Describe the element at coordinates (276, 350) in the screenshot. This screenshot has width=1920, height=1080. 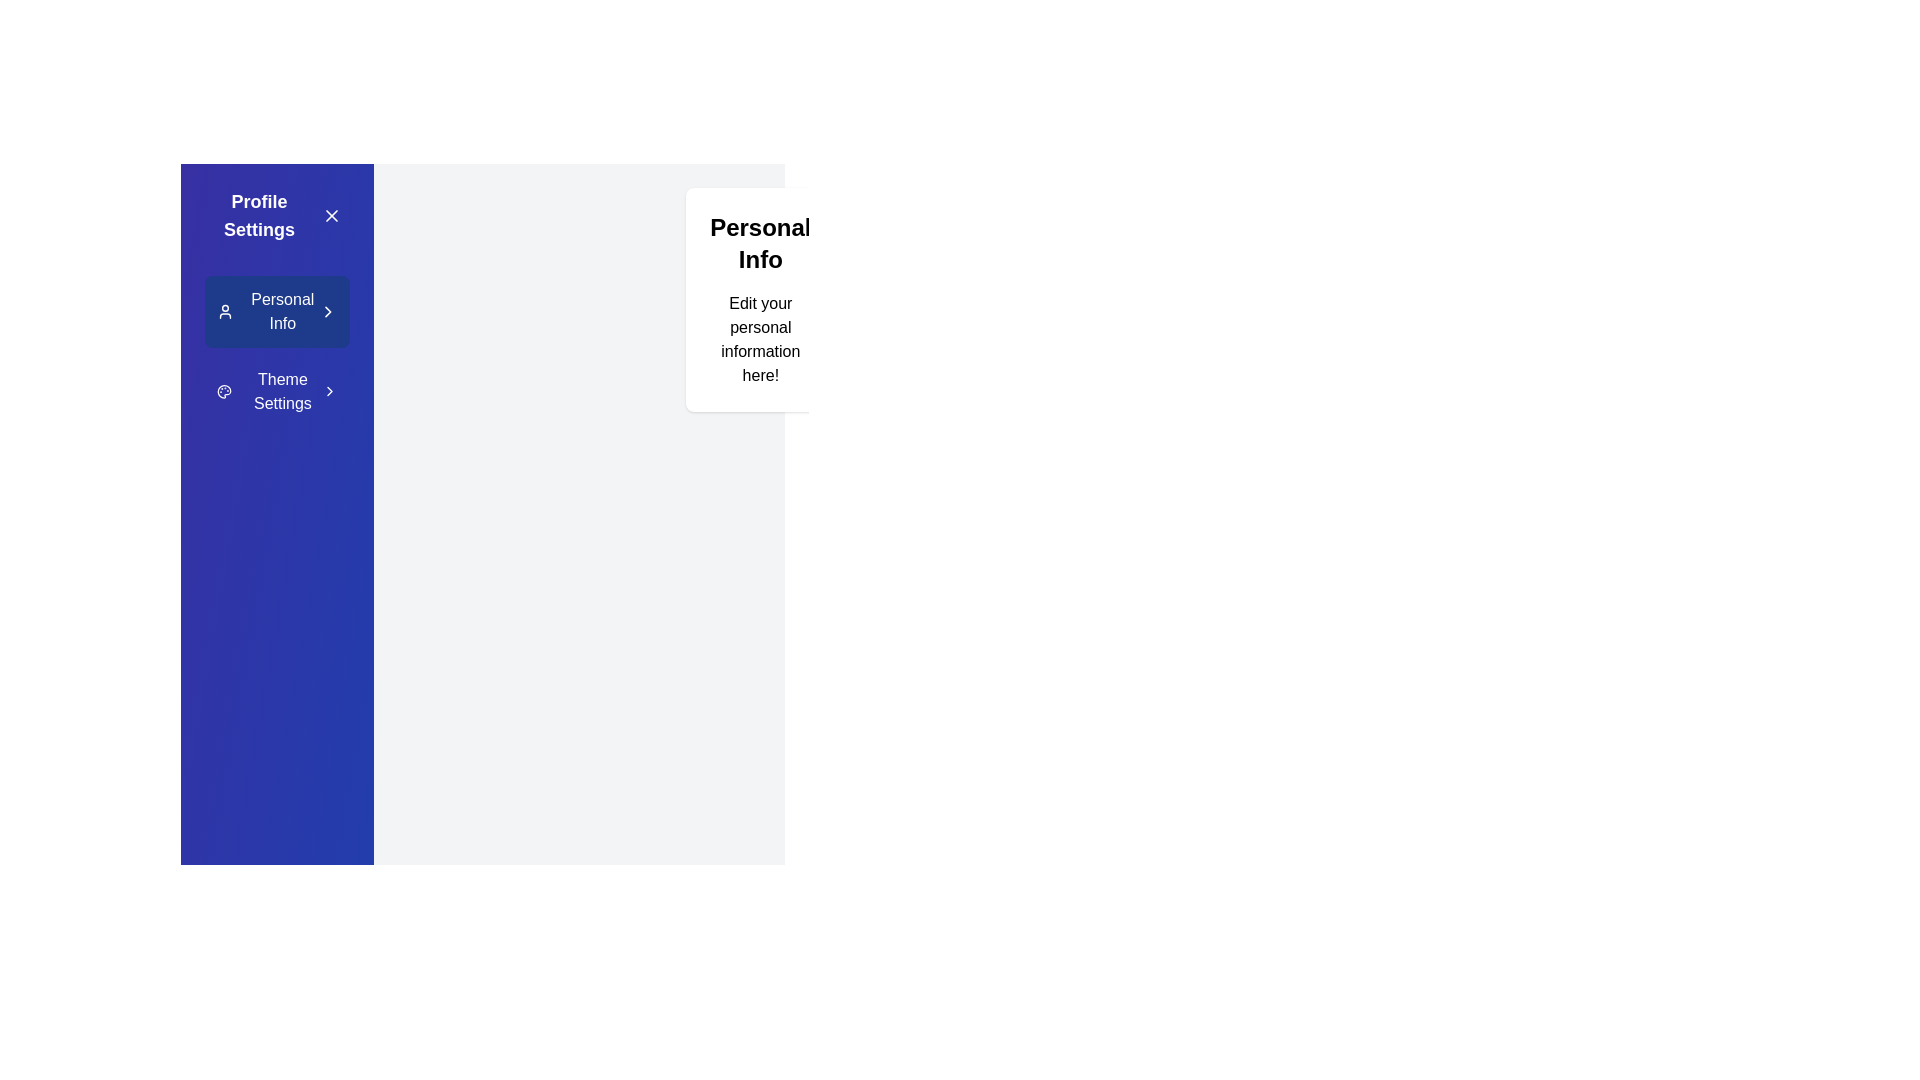
I see `the 'Personal Info' option in the Menu List located in the left sidebar of the 'Profile Settings' section` at that location.